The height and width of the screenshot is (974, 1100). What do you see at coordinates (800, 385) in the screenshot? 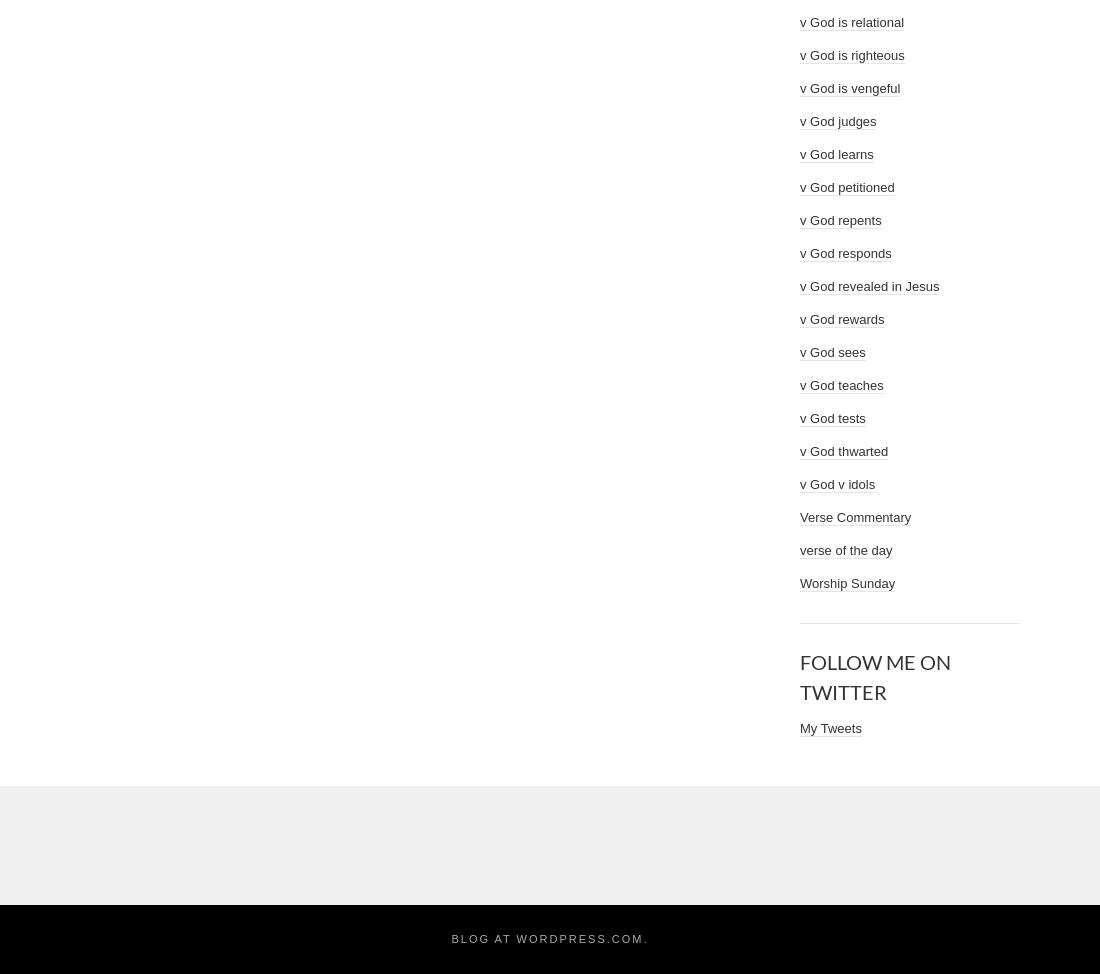
I see `'v God teaches'` at bounding box center [800, 385].